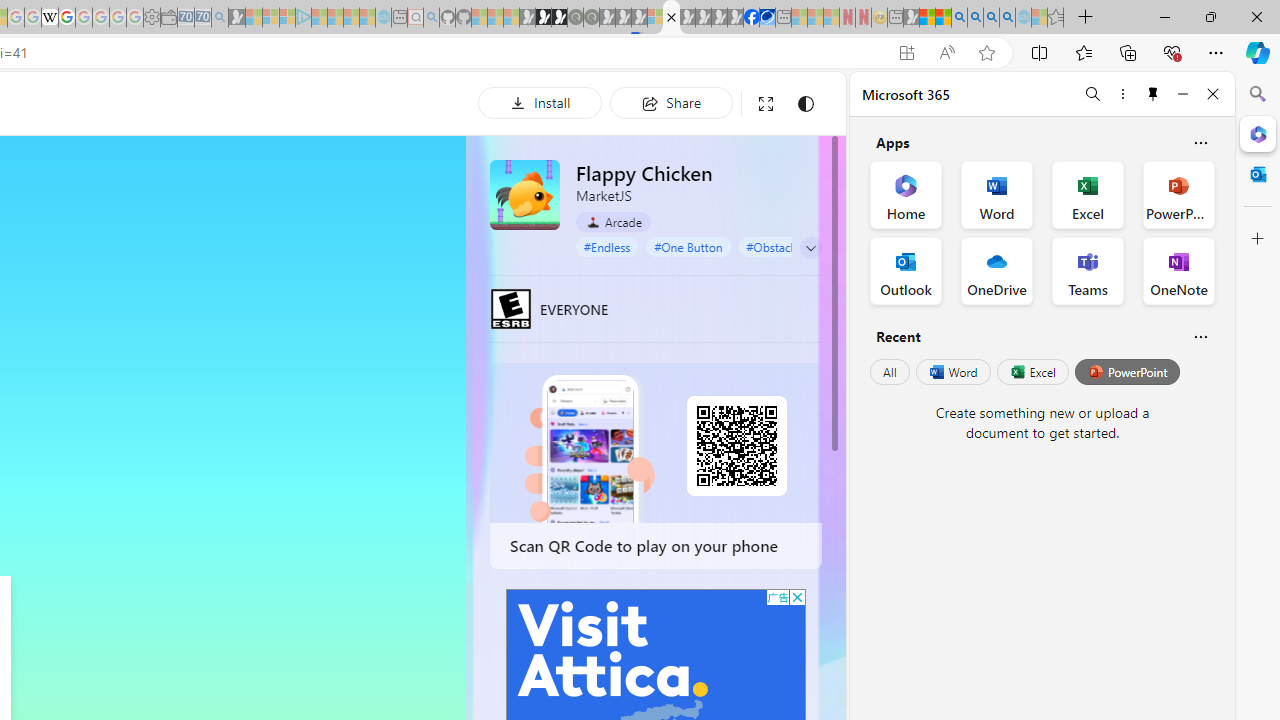 Image resolution: width=1280 pixels, height=720 pixels. What do you see at coordinates (1007, 17) in the screenshot?
I see `'Google Chrome Internet Browser Download - Search Images'` at bounding box center [1007, 17].